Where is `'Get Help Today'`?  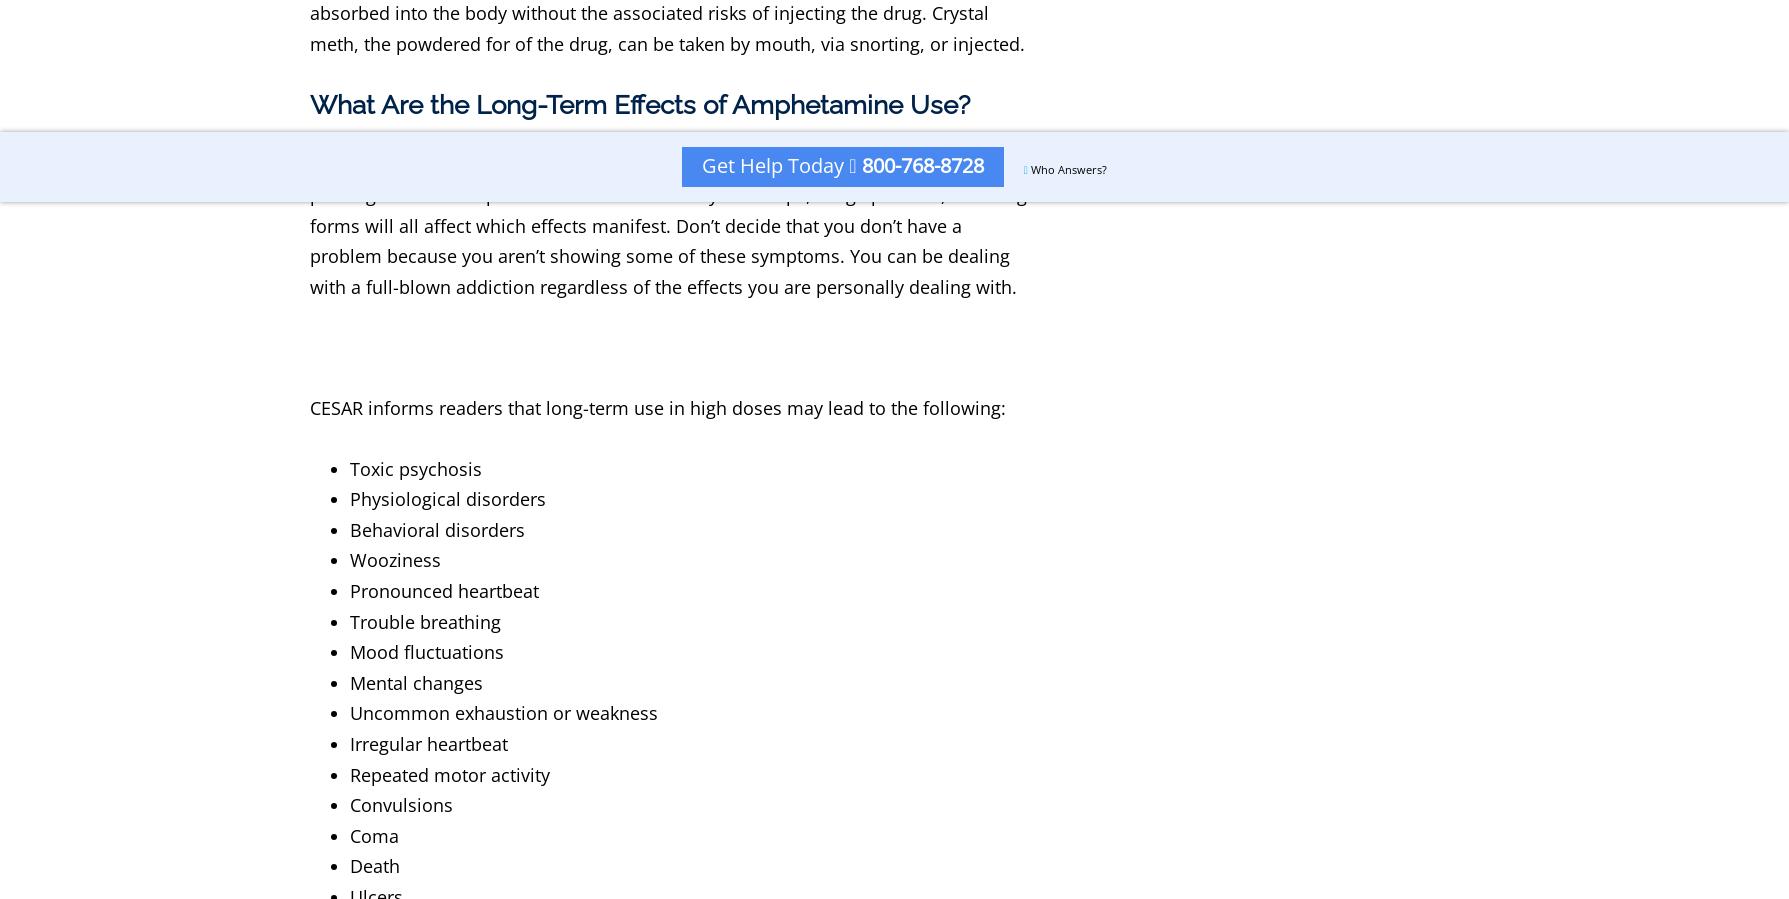 'Get Help Today' is located at coordinates (702, 165).